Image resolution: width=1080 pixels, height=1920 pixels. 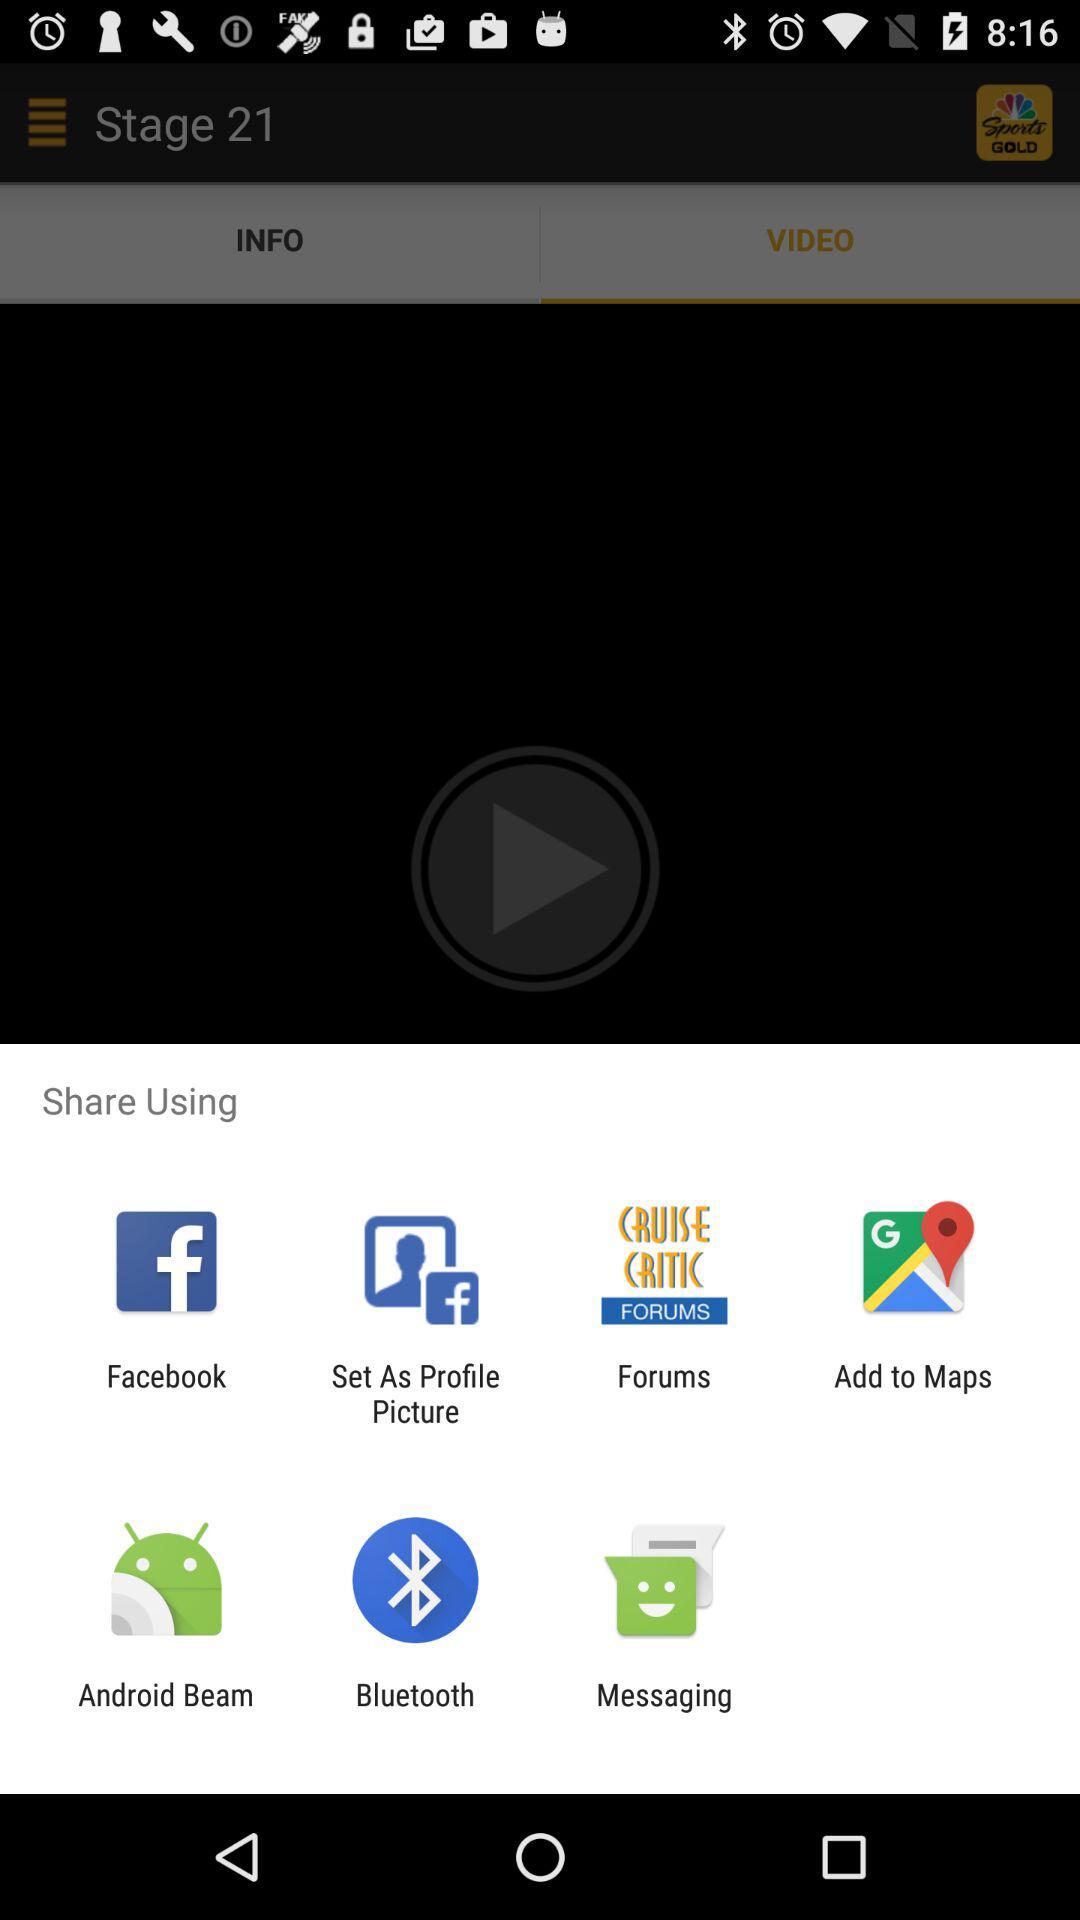 What do you see at coordinates (913, 1392) in the screenshot?
I see `add to maps` at bounding box center [913, 1392].